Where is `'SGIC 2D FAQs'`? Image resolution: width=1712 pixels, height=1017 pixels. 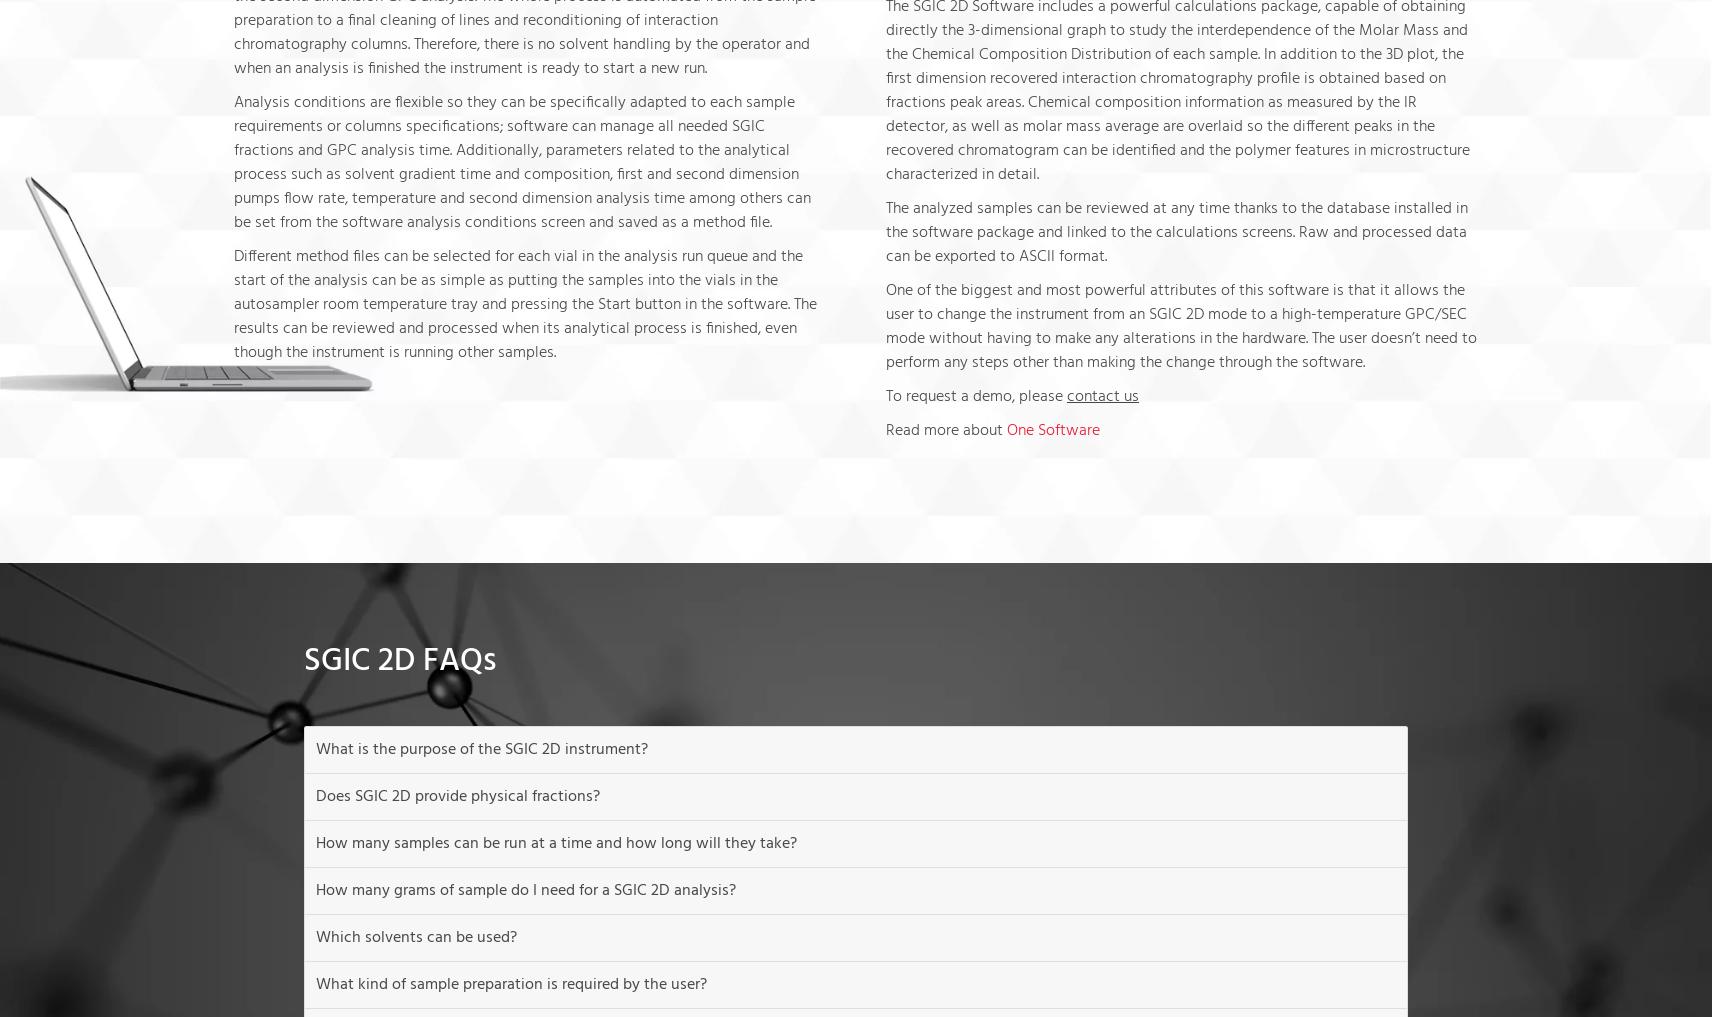
'SGIC 2D FAQs' is located at coordinates (399, 660).